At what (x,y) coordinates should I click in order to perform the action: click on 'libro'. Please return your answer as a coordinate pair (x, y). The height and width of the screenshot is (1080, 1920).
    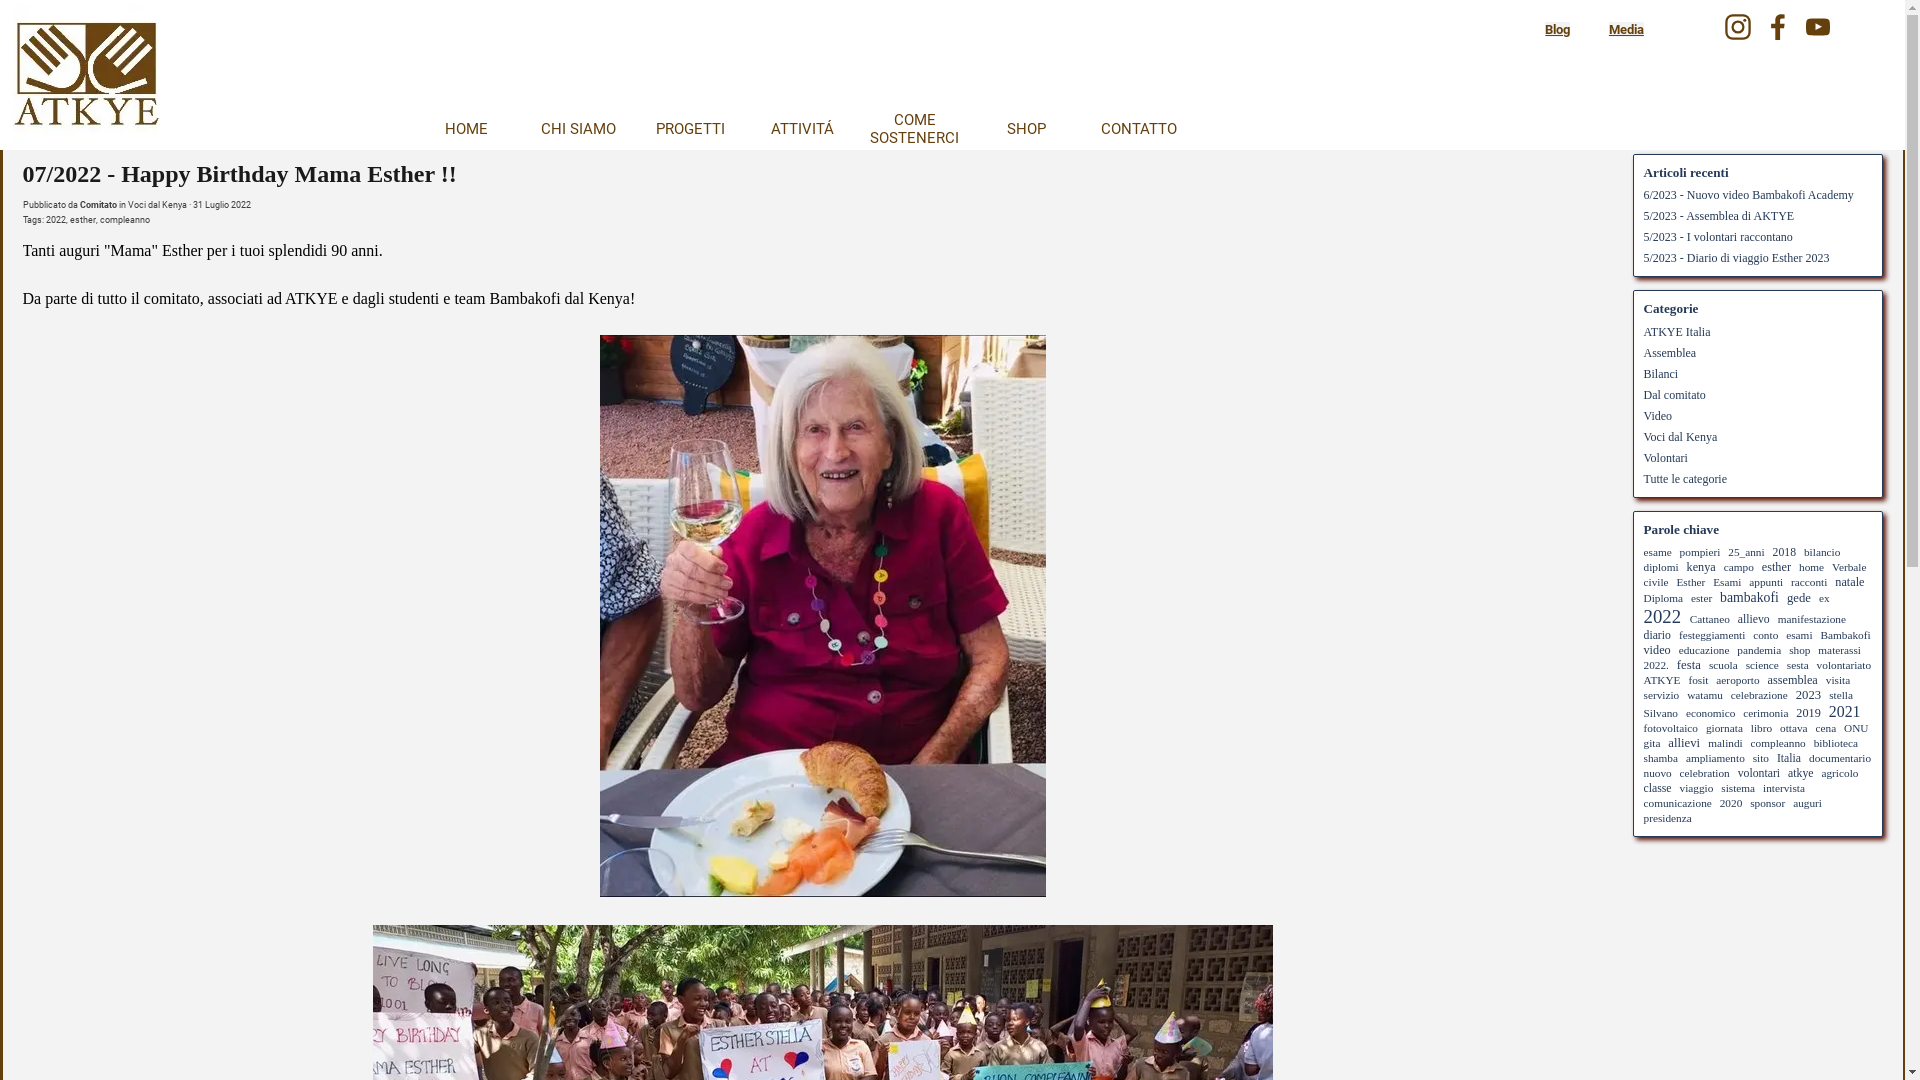
    Looking at the image, I should click on (1761, 728).